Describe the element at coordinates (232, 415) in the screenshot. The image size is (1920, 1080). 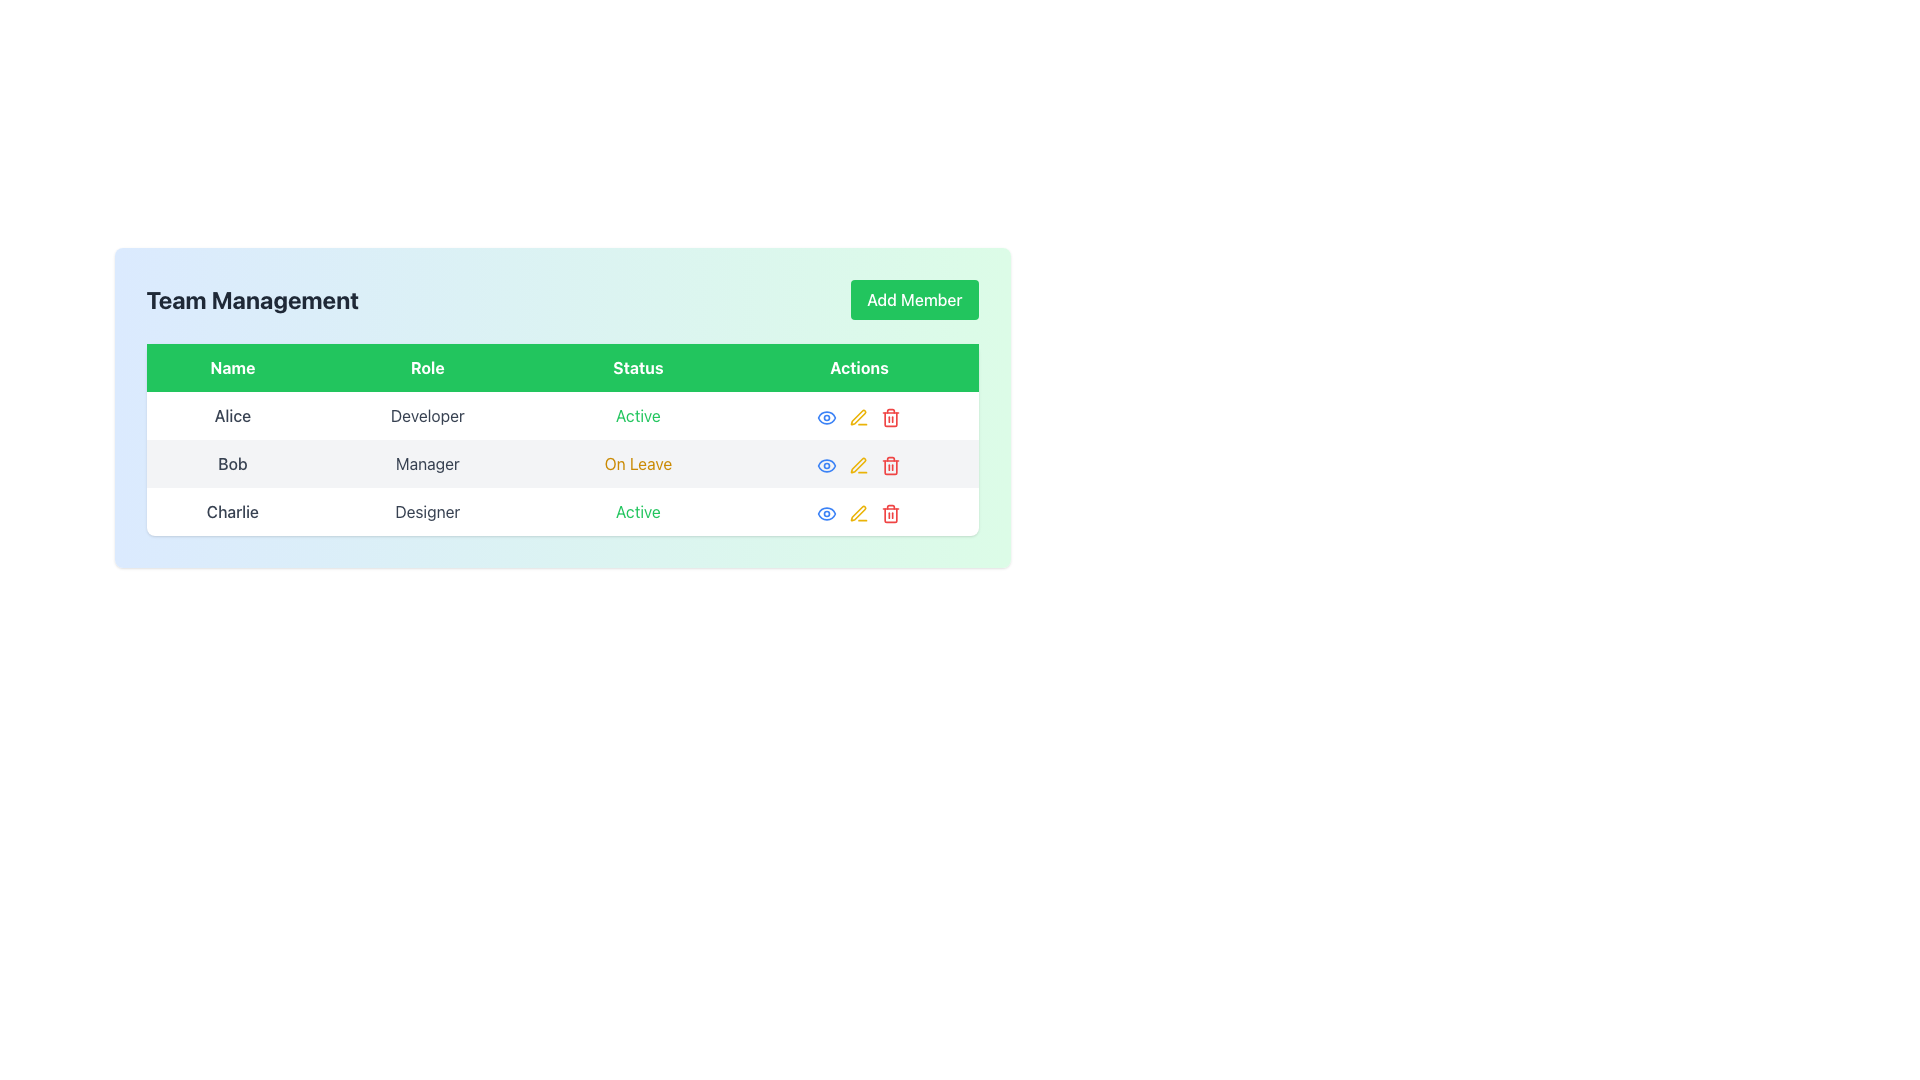
I see `the text label displaying the name 'Alice' located in the first row under the 'Name' column of the table` at that location.